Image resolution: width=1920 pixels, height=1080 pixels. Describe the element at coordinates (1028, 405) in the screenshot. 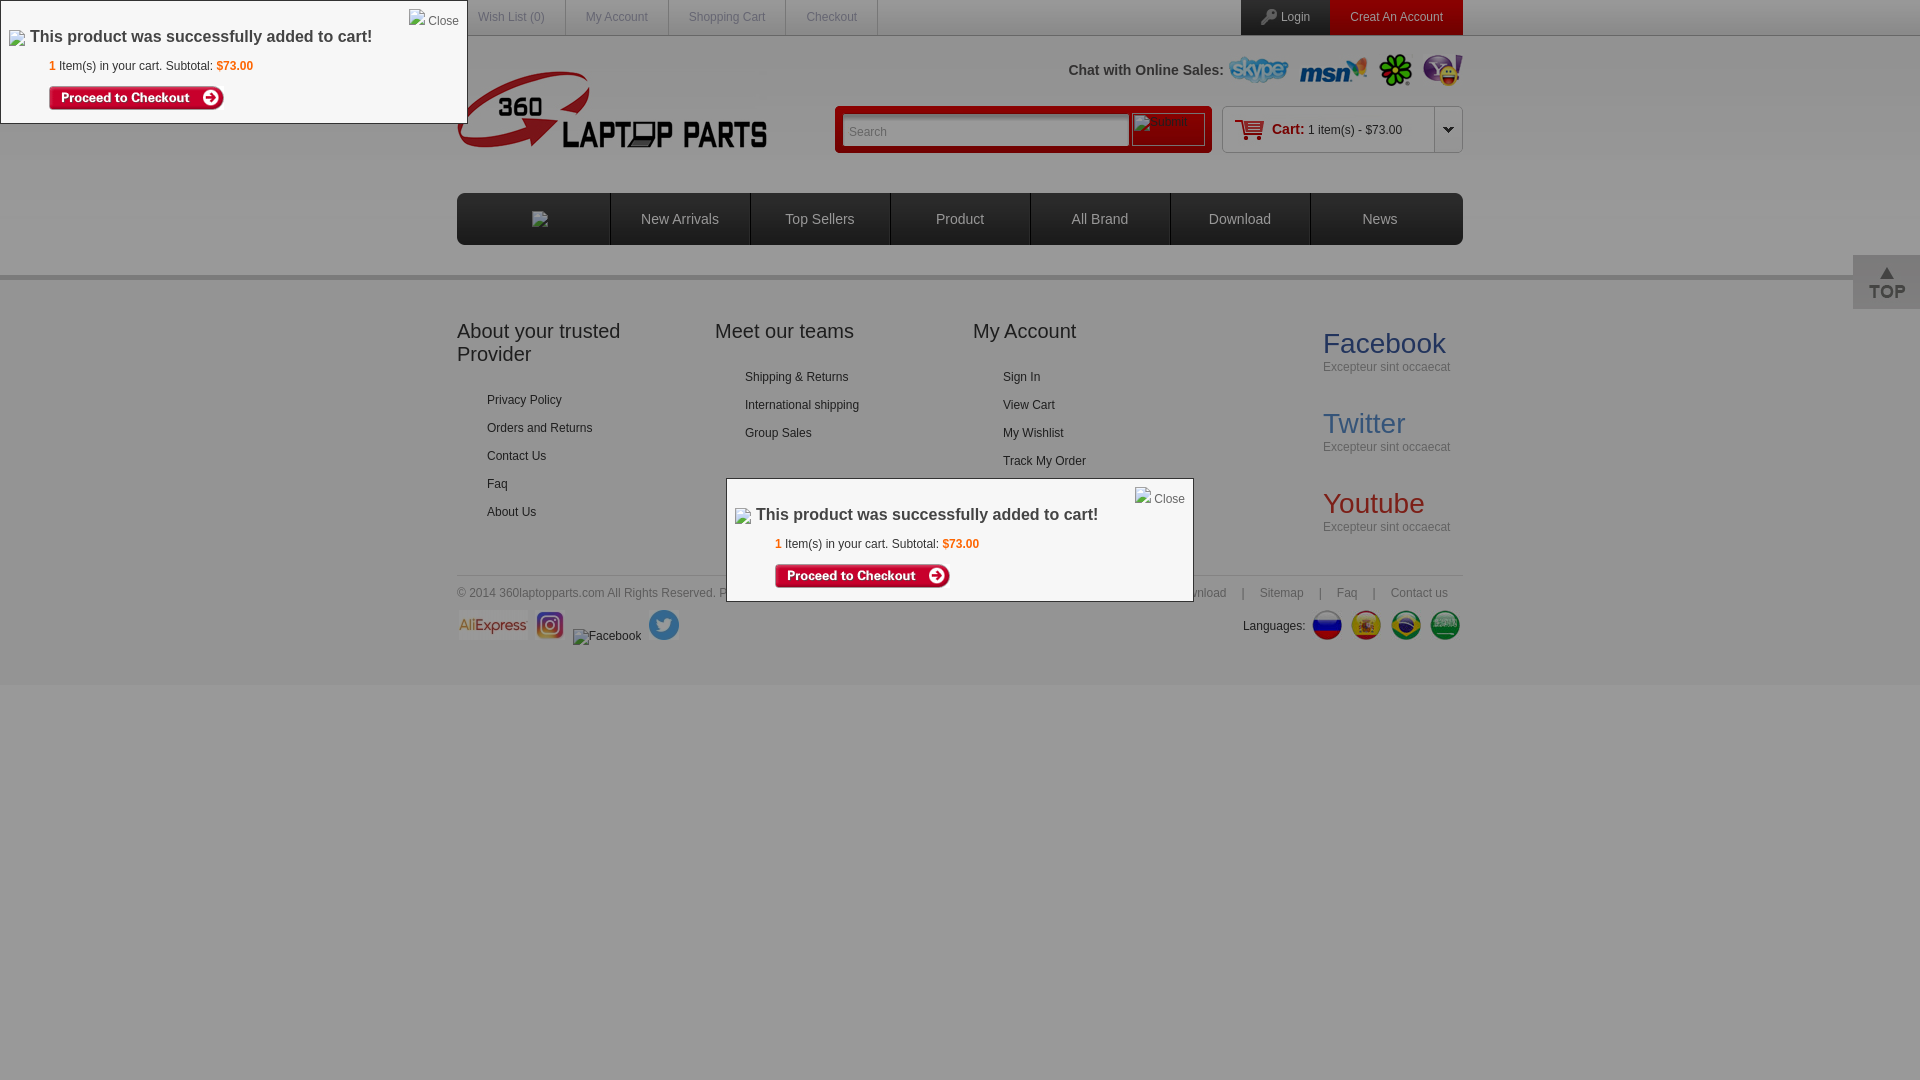

I see `'View Cart'` at that location.